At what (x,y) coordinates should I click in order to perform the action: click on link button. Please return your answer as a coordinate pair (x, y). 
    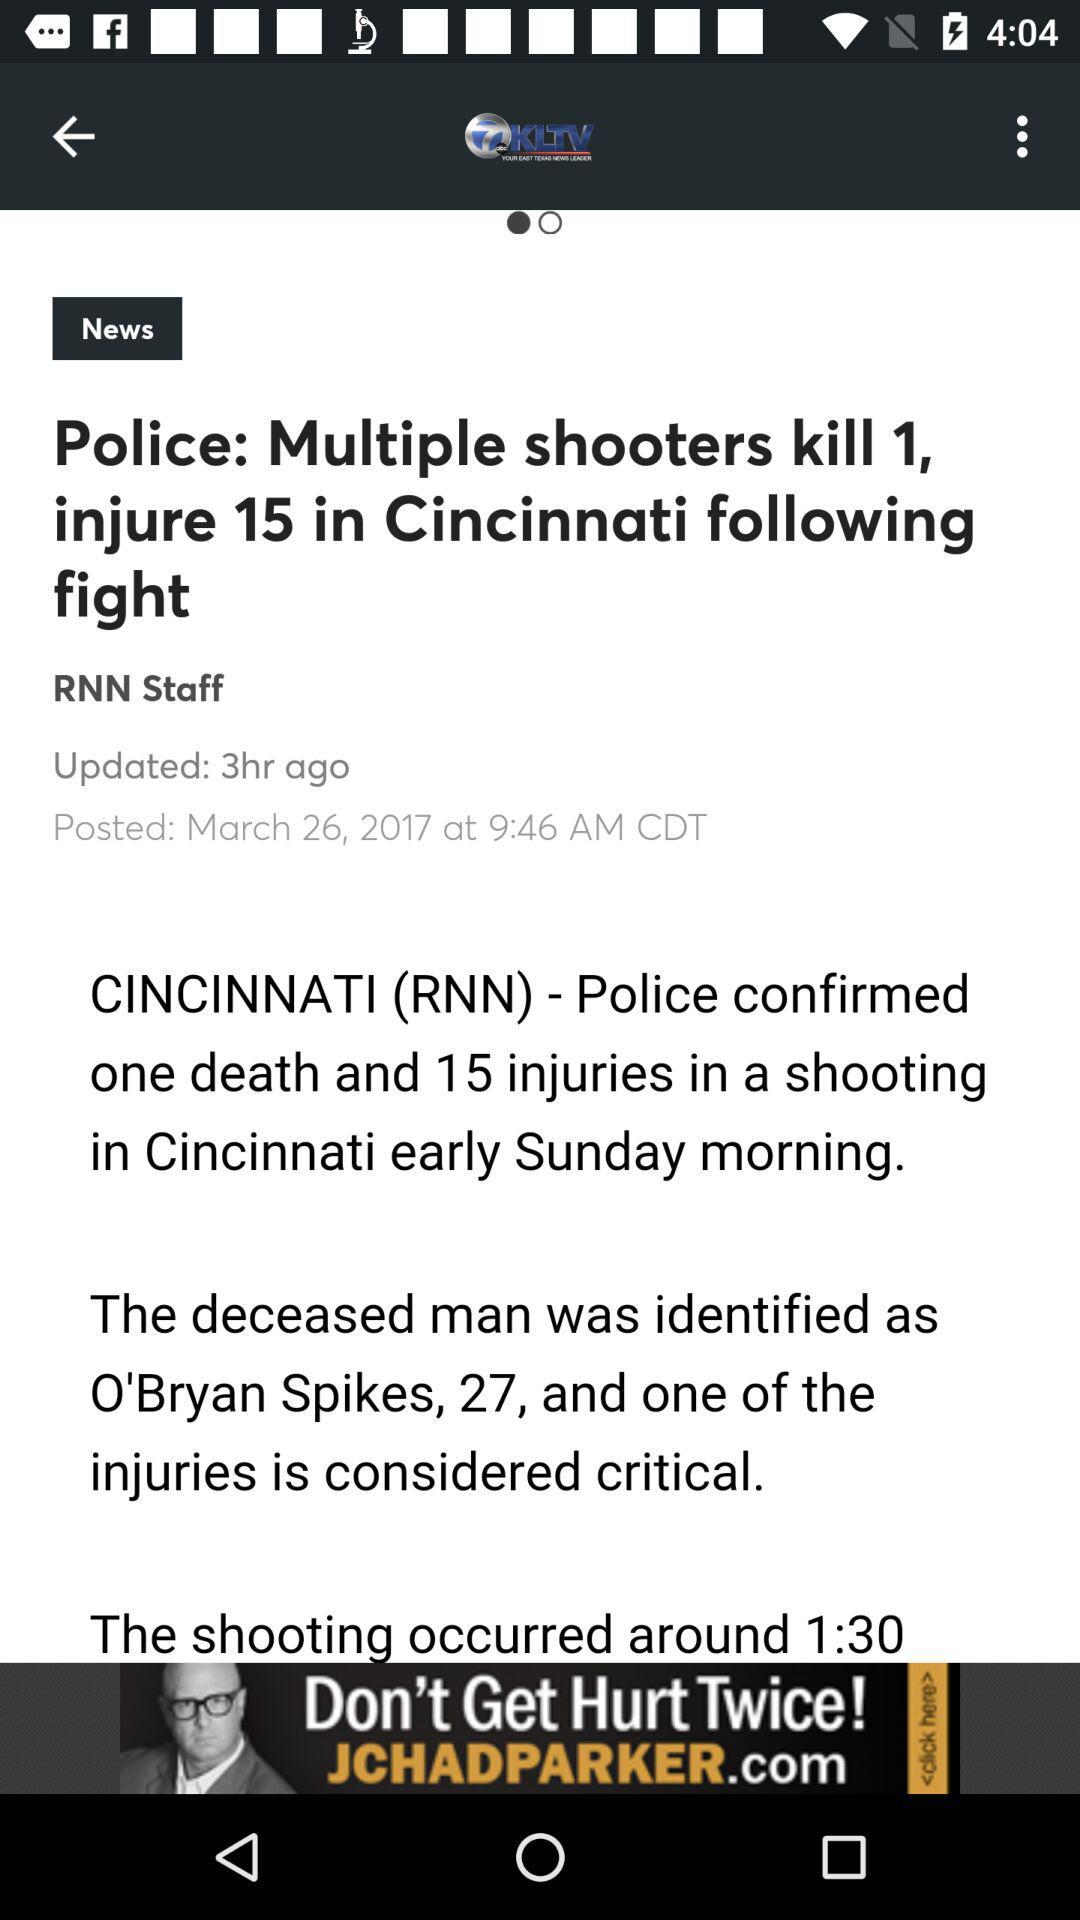
    Looking at the image, I should click on (540, 1727).